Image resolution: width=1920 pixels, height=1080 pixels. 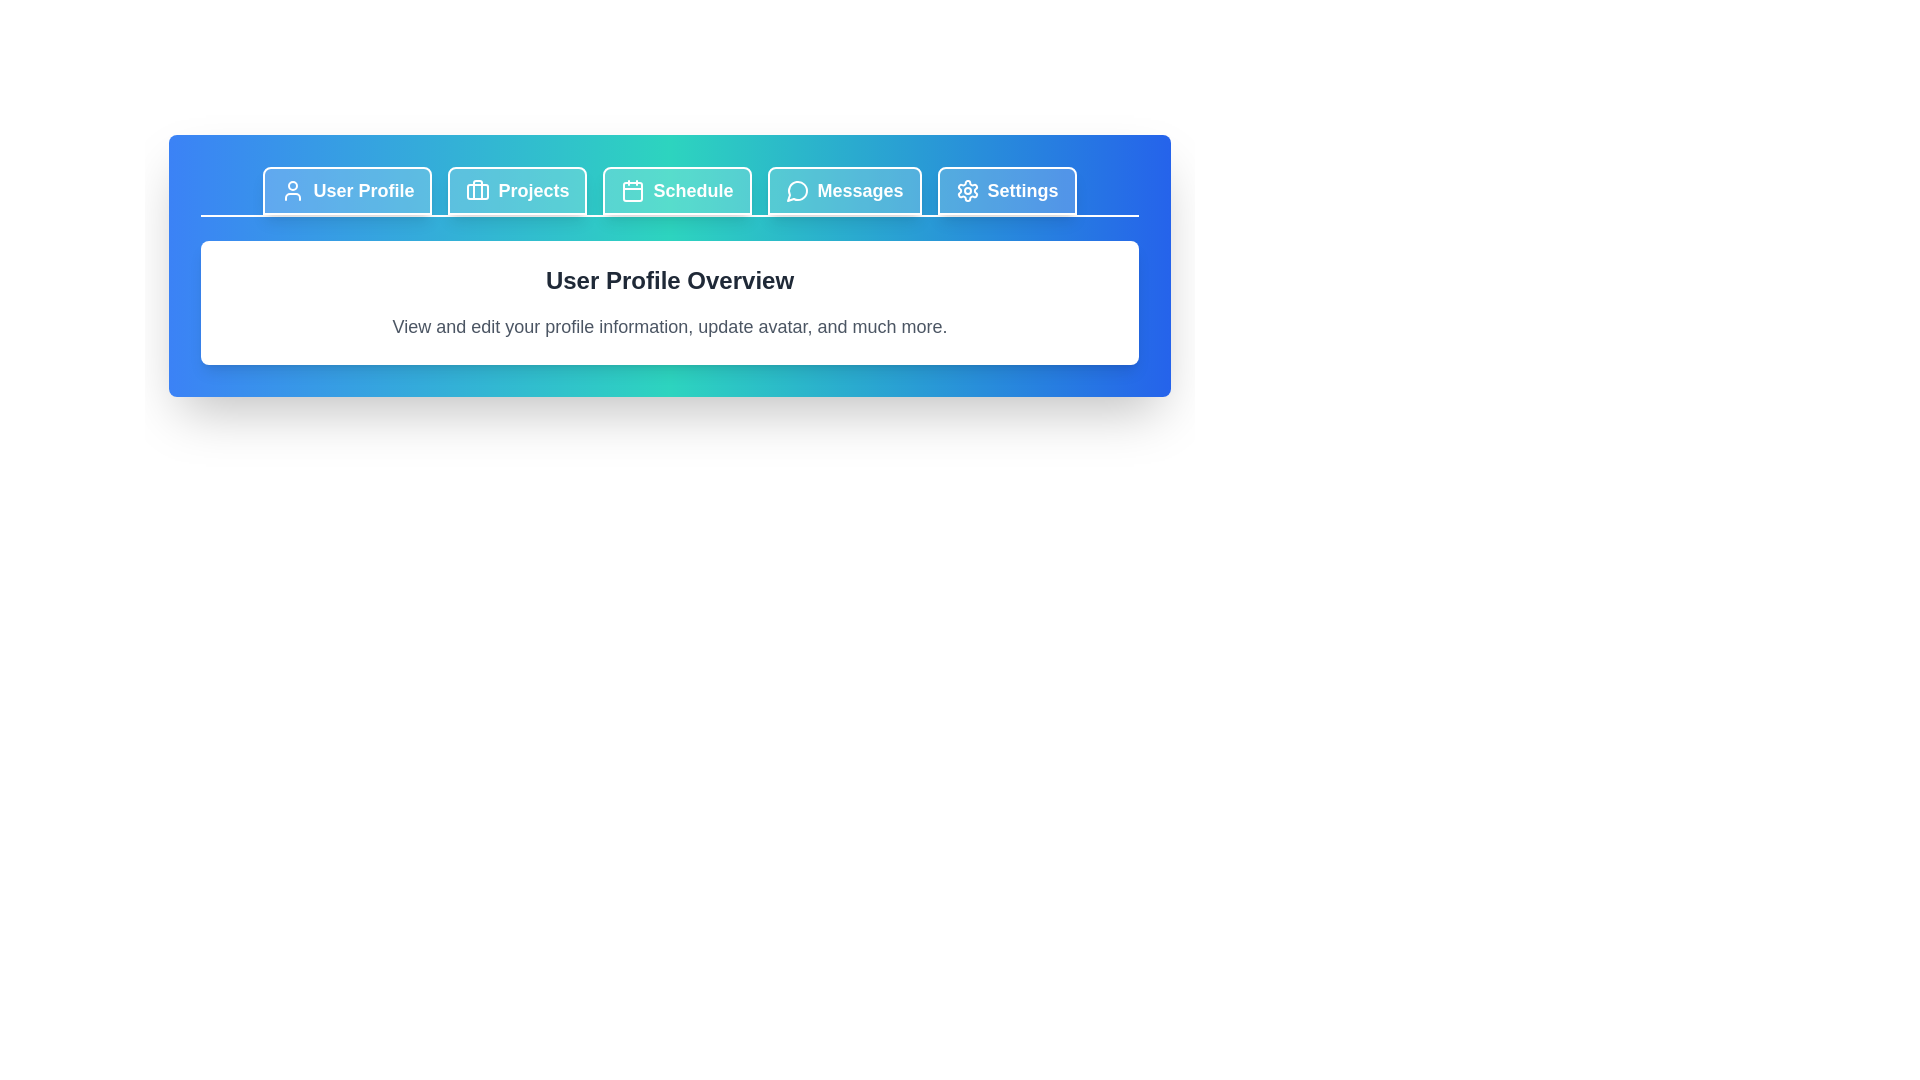 I want to click on the user profile icon located in the top-left region of the application interface within the 'User Profile' tab, so click(x=292, y=191).